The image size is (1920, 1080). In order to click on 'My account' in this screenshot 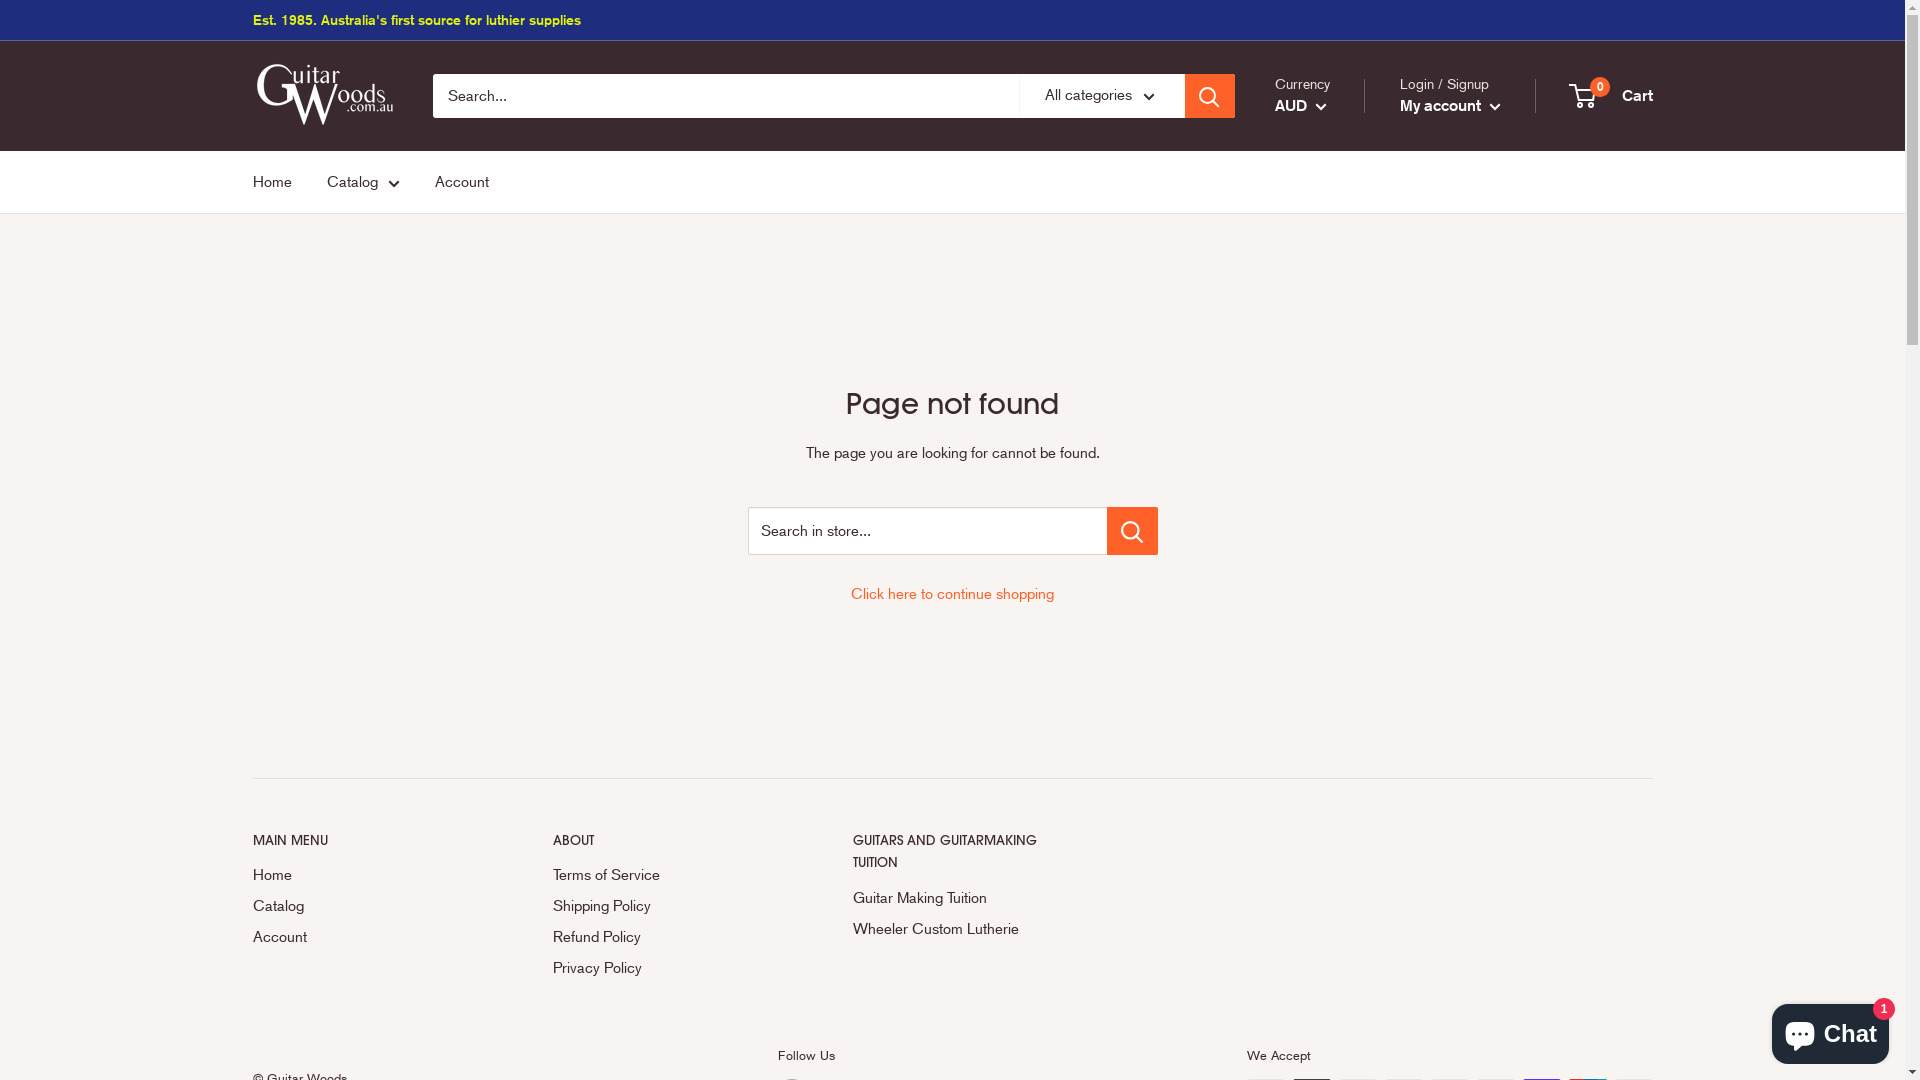, I will do `click(1450, 105)`.